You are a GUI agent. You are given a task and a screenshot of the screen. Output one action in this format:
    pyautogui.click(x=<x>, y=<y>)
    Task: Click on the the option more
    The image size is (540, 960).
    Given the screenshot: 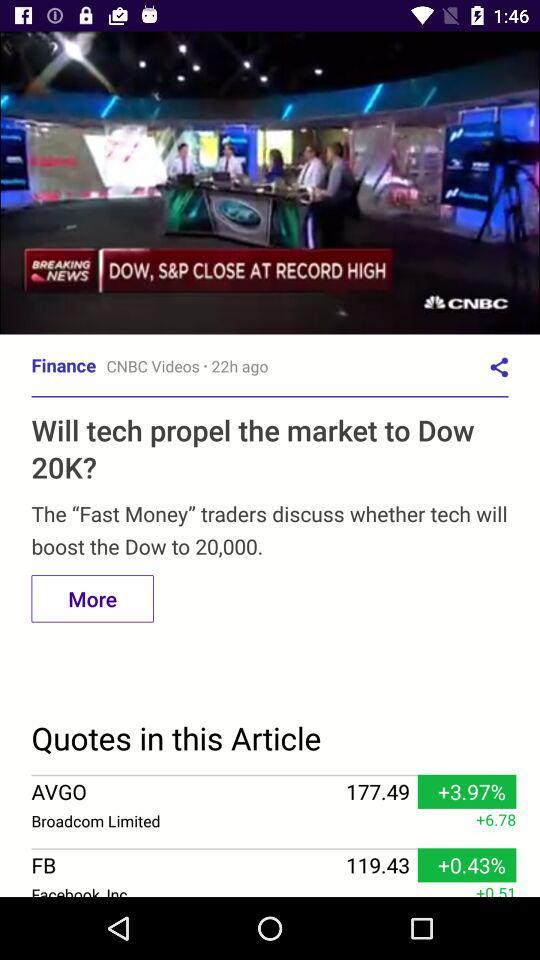 What is the action you would take?
    pyautogui.click(x=91, y=599)
    